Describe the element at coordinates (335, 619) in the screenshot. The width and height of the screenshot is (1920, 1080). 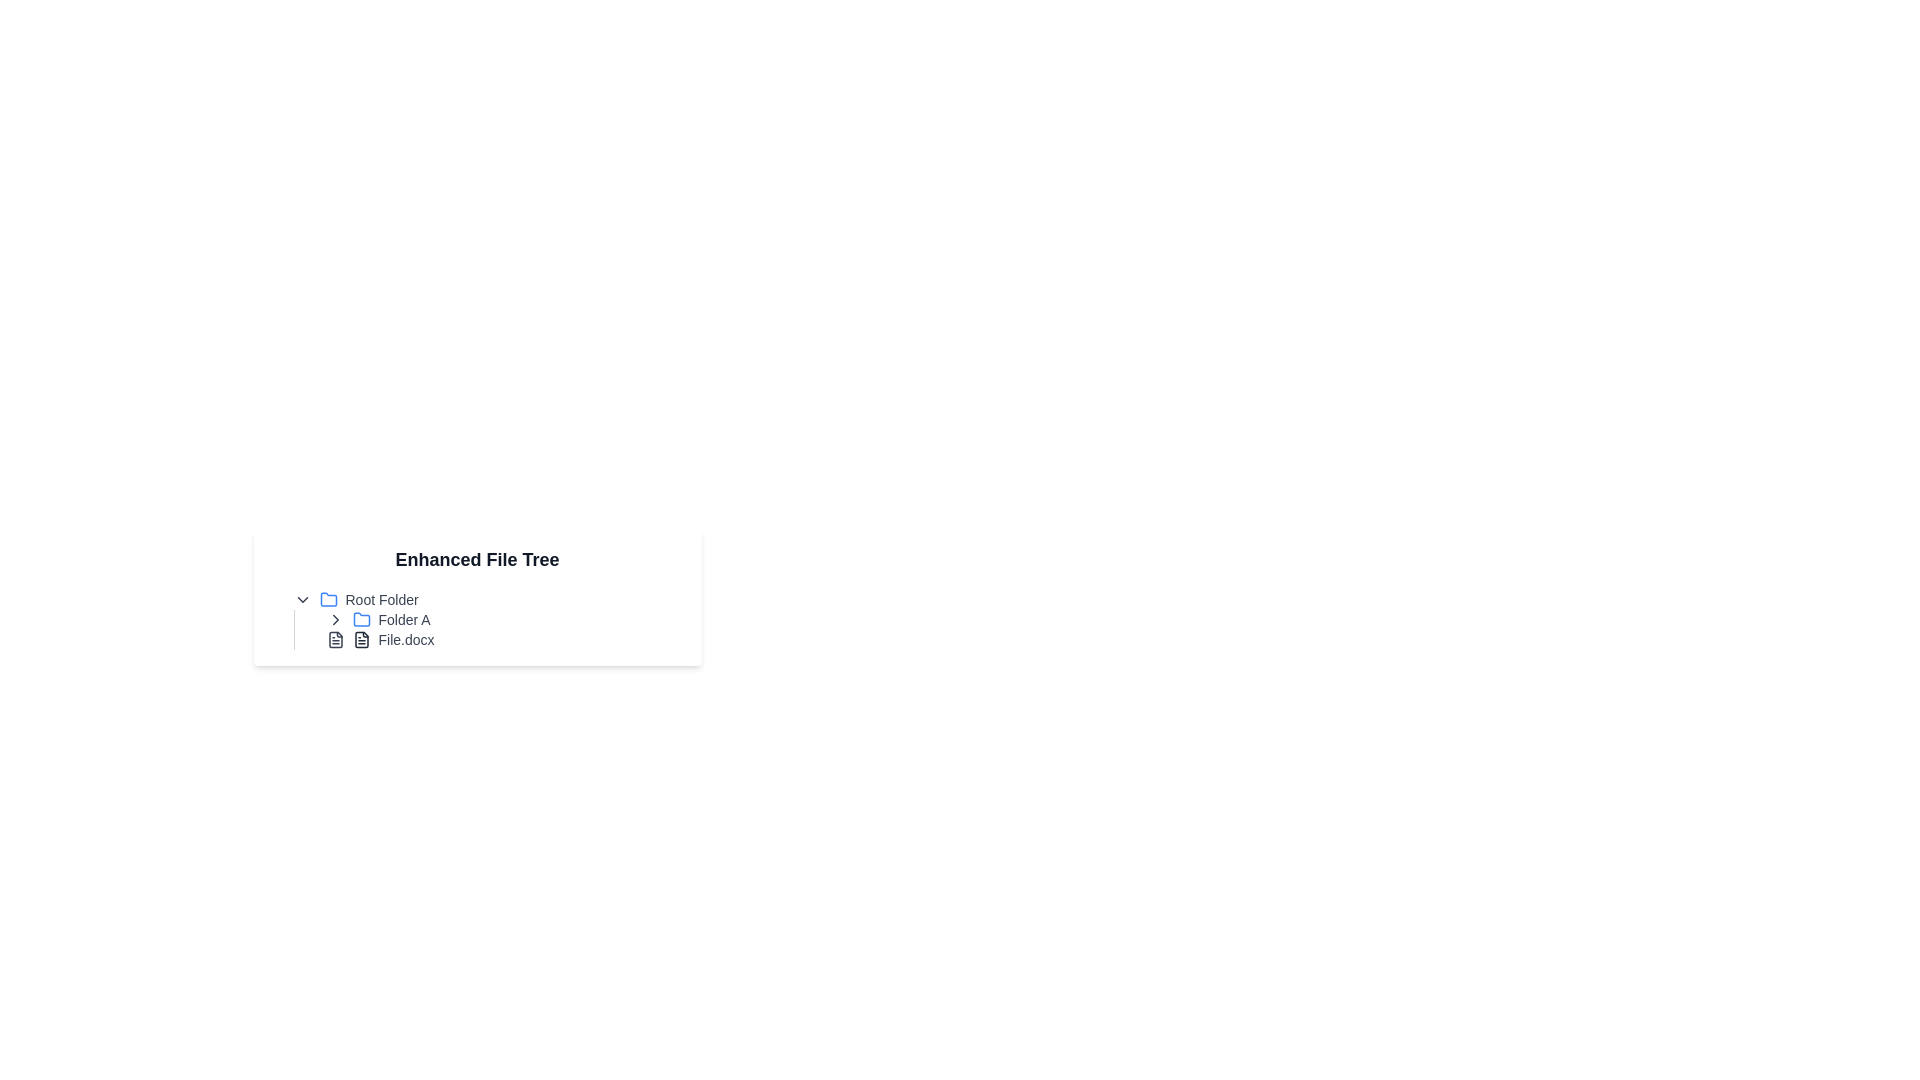
I see `the right-pointing chevron icon next to the label 'Folder A' in the file tree` at that location.